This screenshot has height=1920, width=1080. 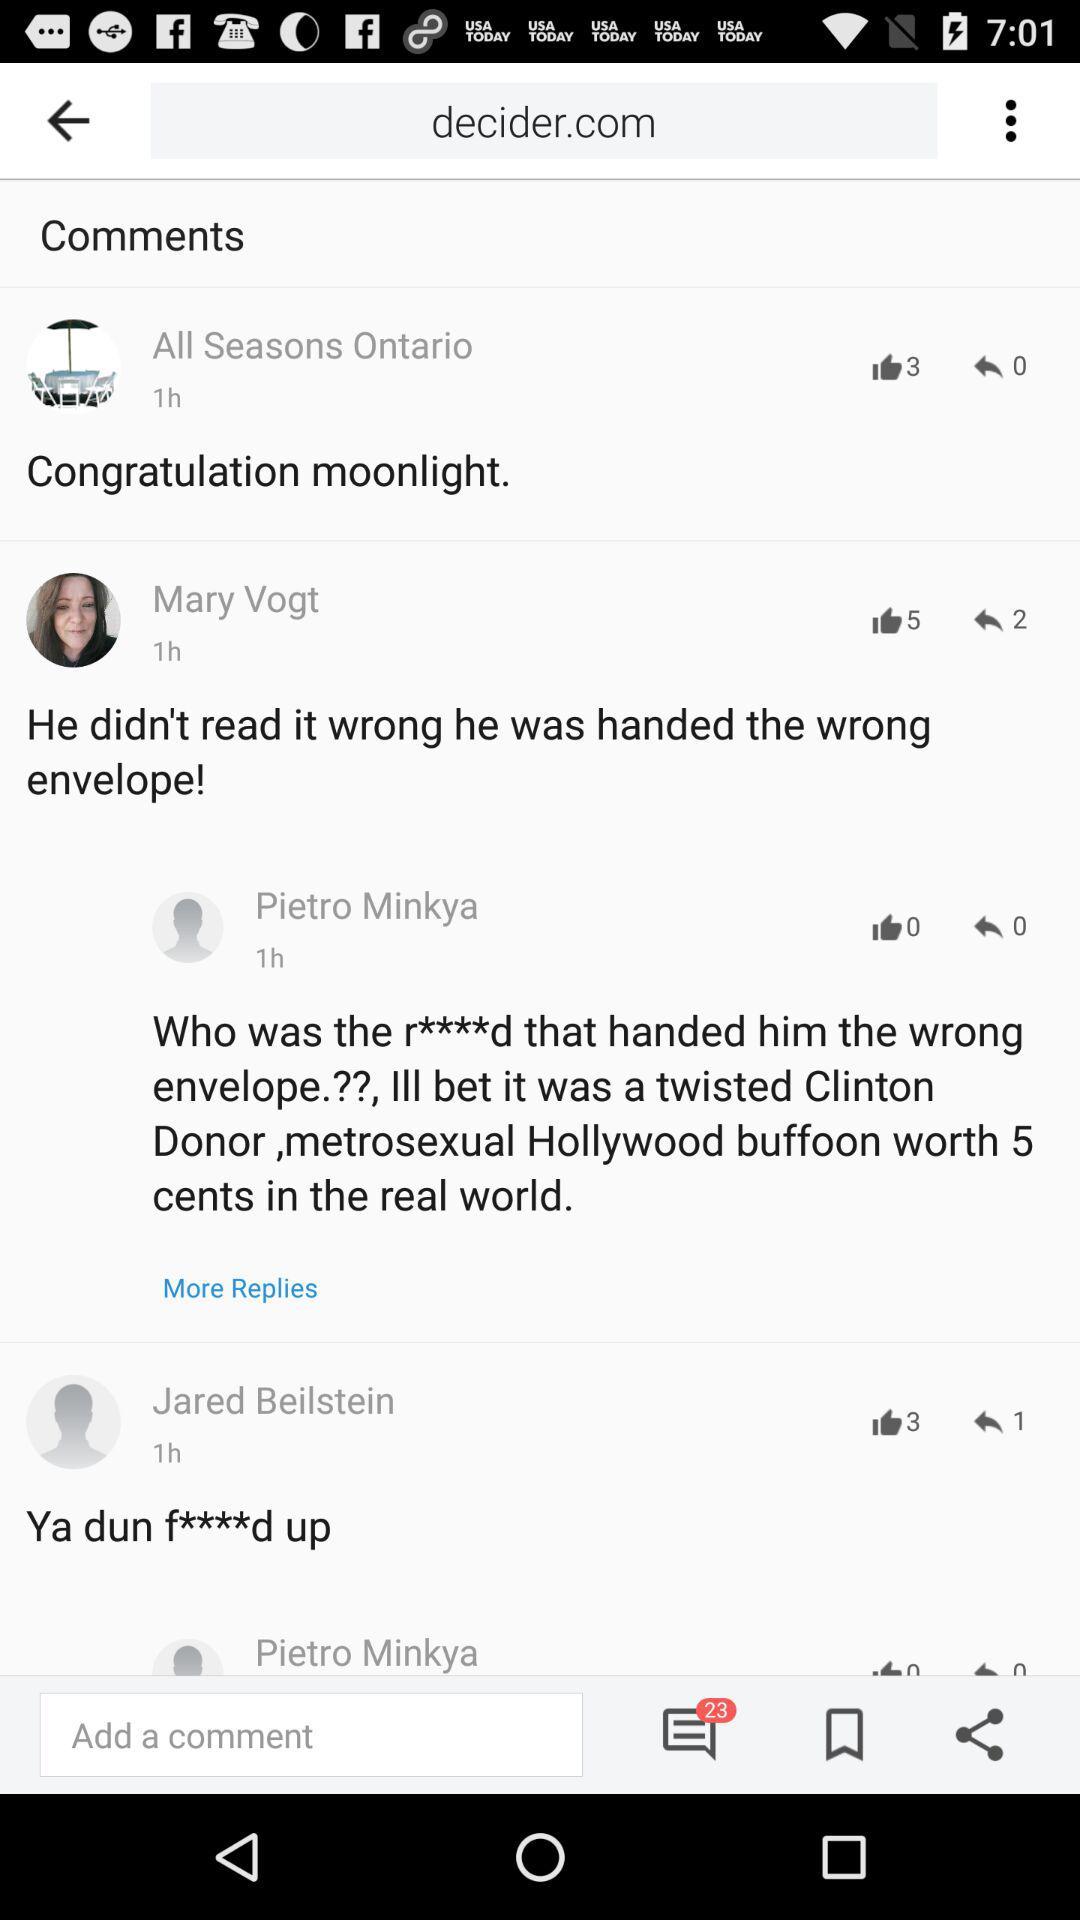 What do you see at coordinates (689, 1733) in the screenshot?
I see `the notification icon at the bottom` at bounding box center [689, 1733].